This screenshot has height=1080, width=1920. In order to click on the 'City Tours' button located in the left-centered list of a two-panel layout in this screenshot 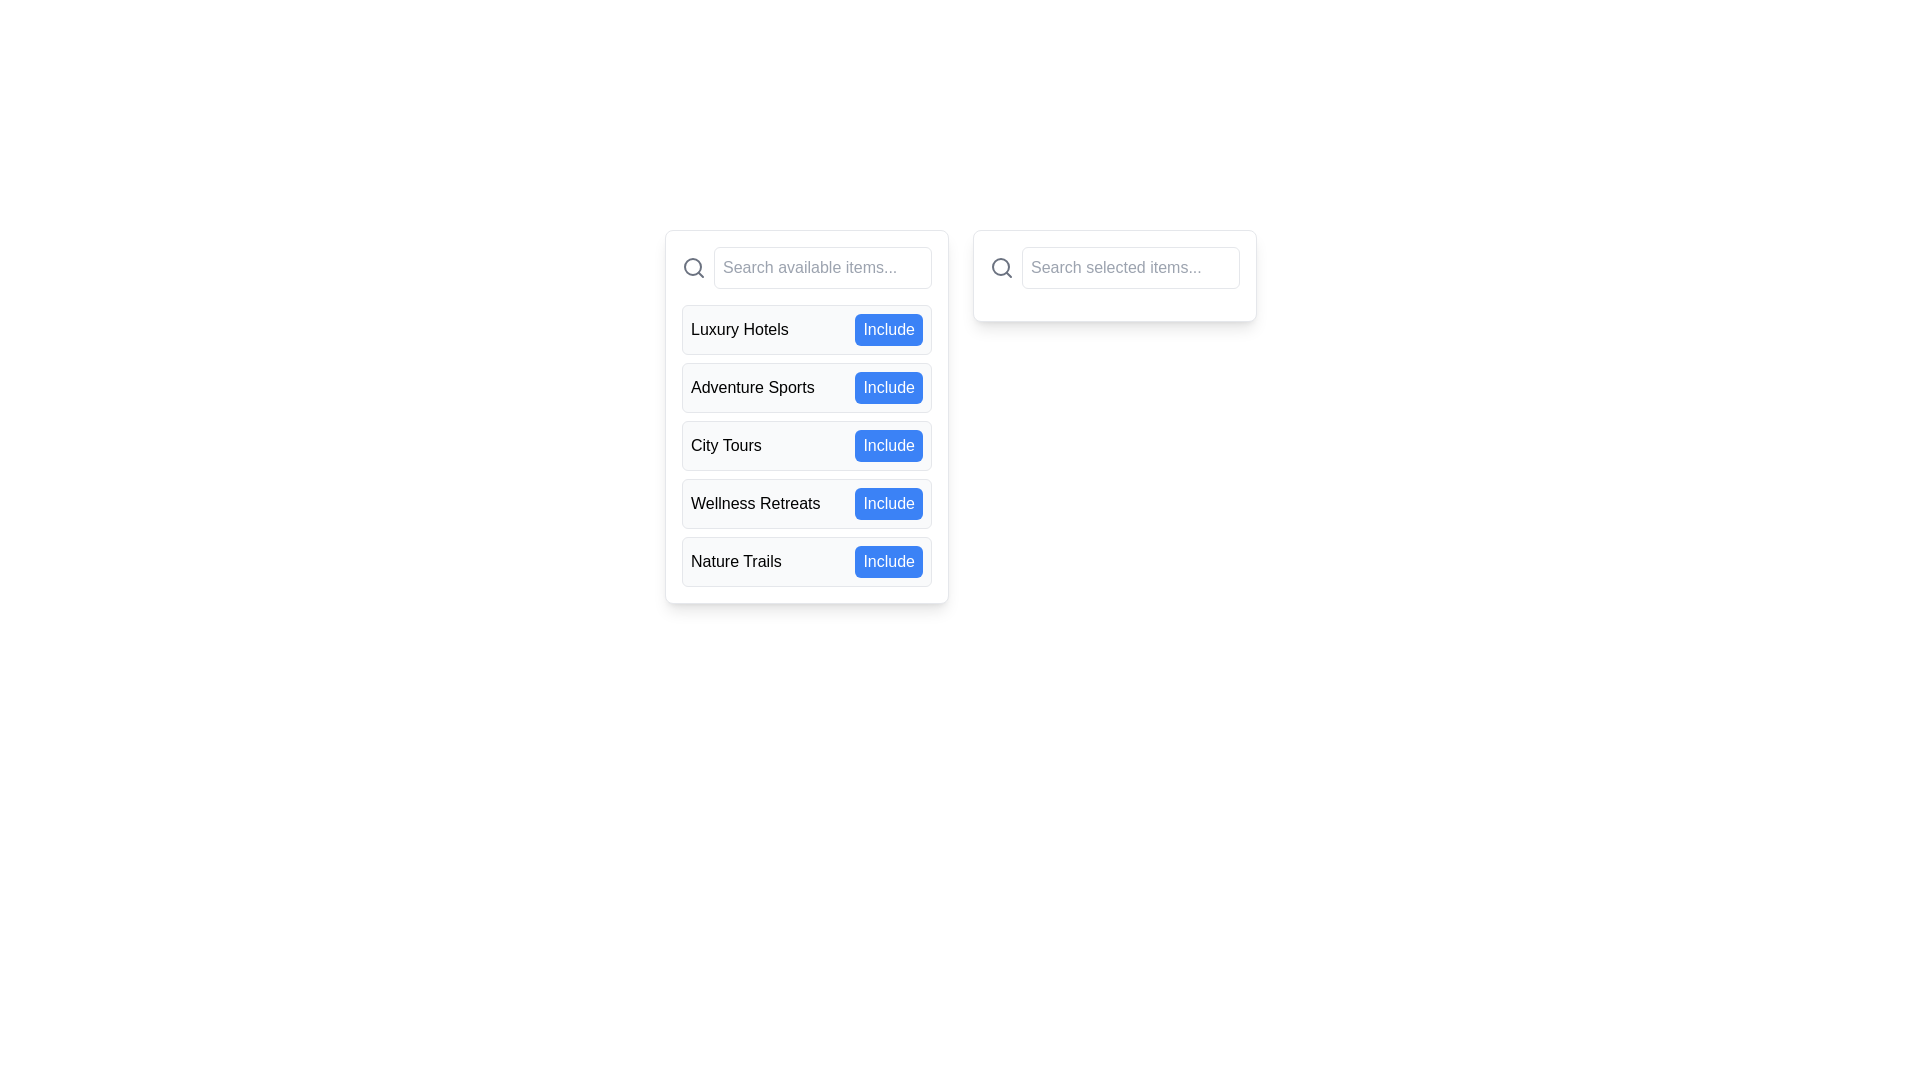, I will do `click(888, 445)`.